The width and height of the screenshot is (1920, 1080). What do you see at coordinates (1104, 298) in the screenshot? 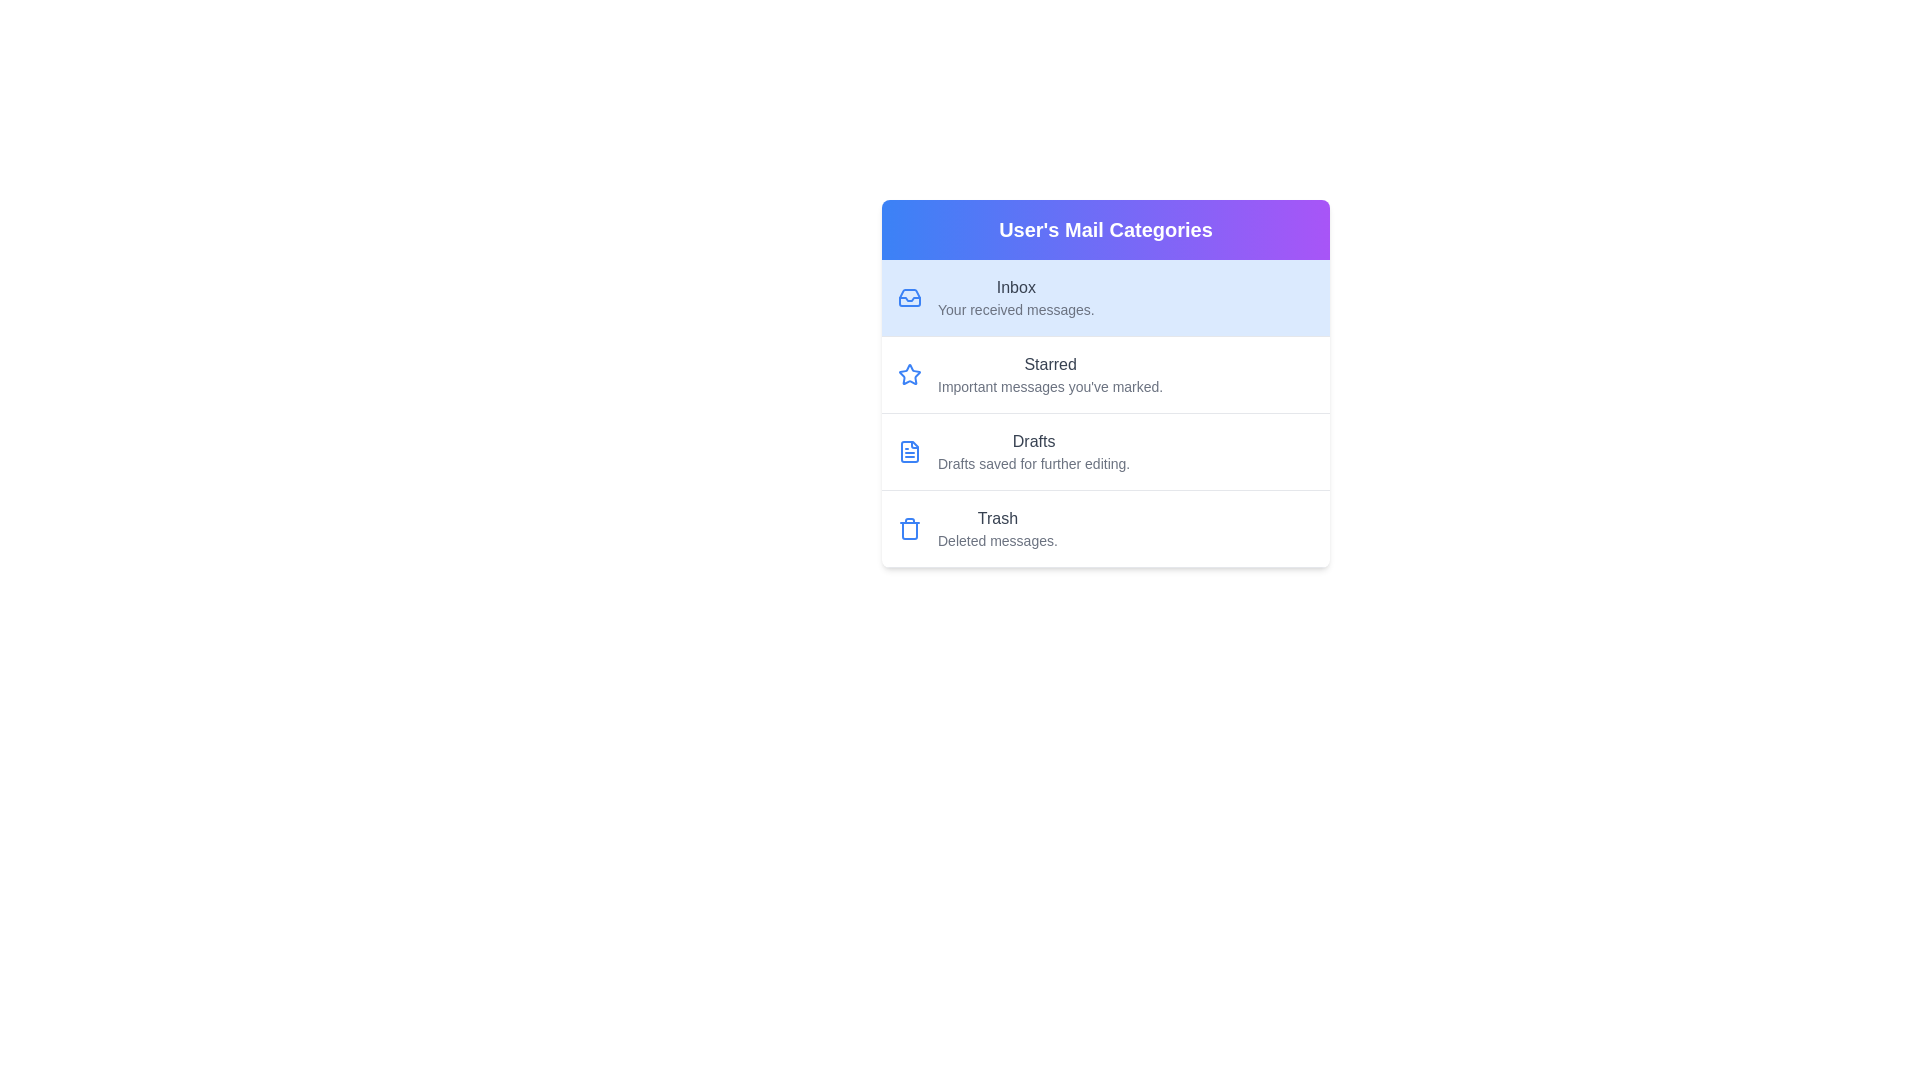
I see `the mail category item Inbox` at bounding box center [1104, 298].